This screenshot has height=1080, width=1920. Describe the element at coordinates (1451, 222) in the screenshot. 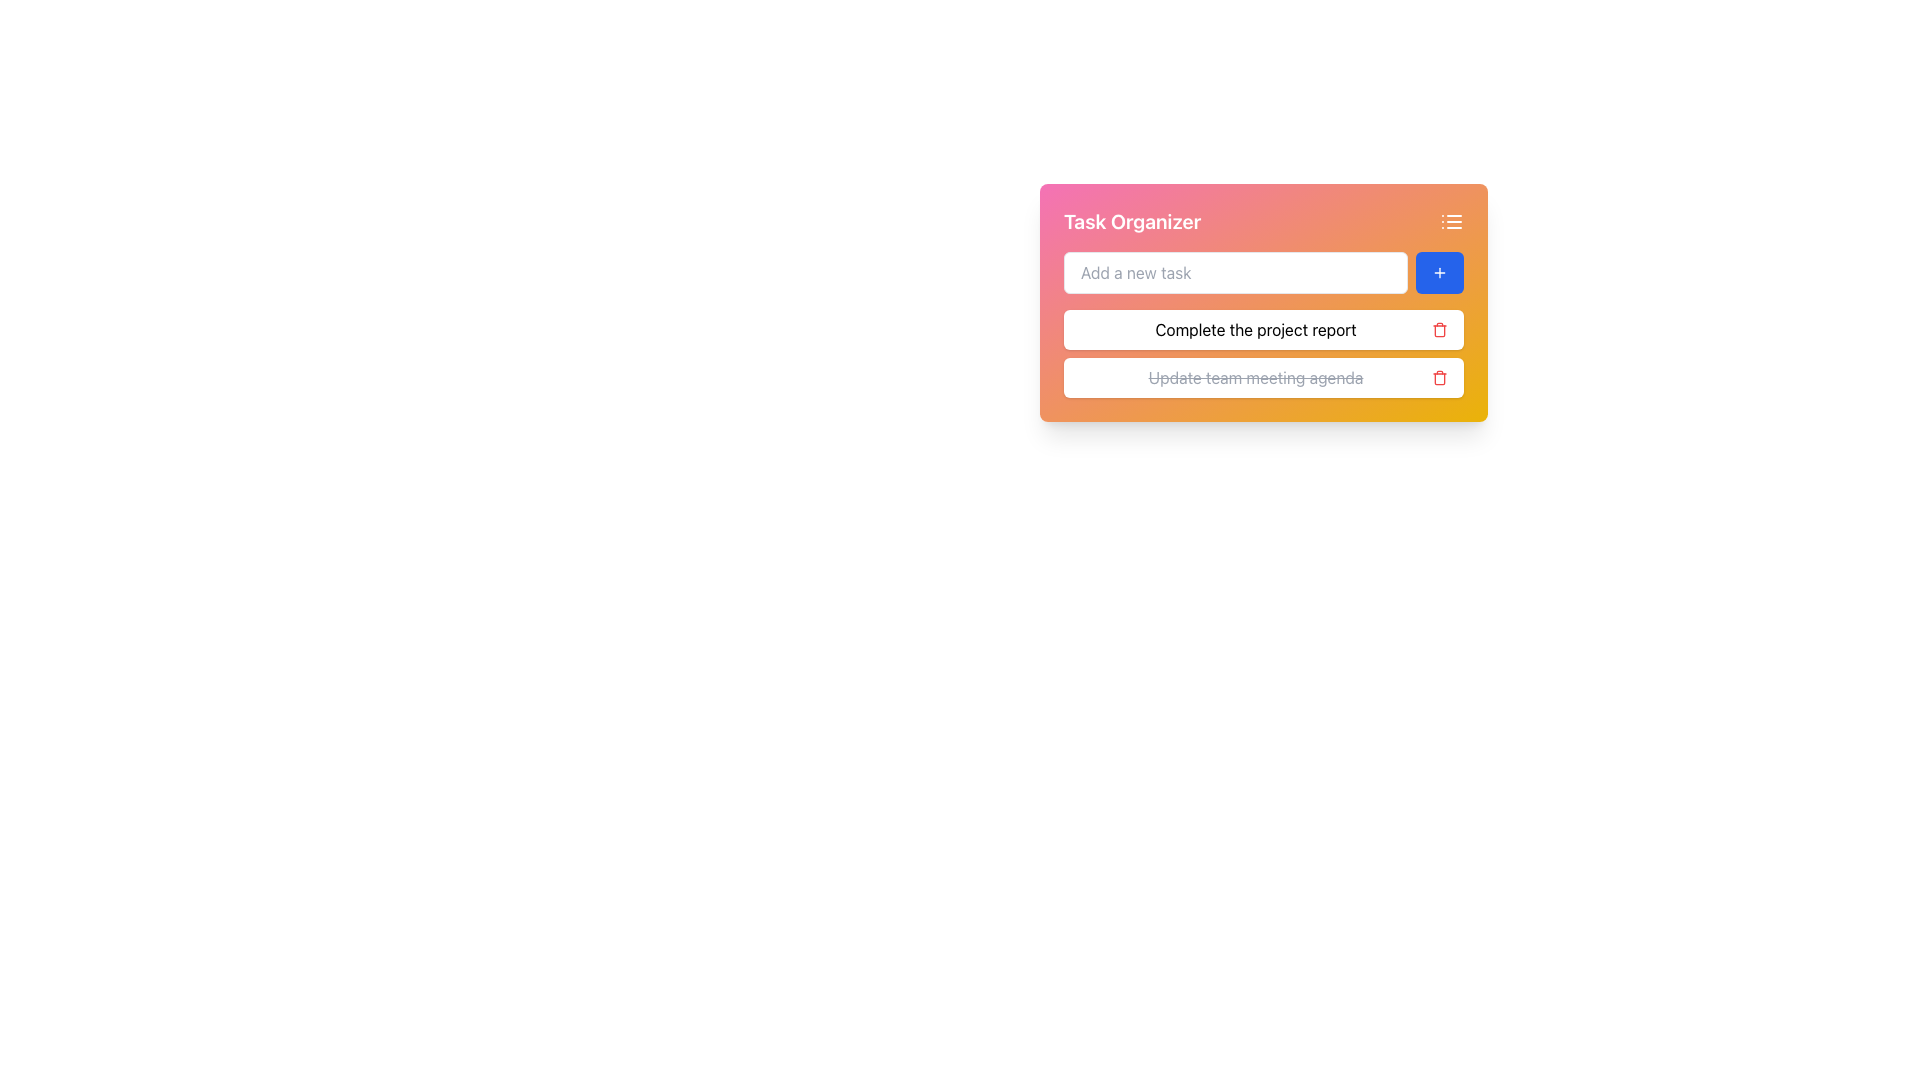

I see `the menu icon located at the top-right corner of the 'Task Organizer' section` at that location.